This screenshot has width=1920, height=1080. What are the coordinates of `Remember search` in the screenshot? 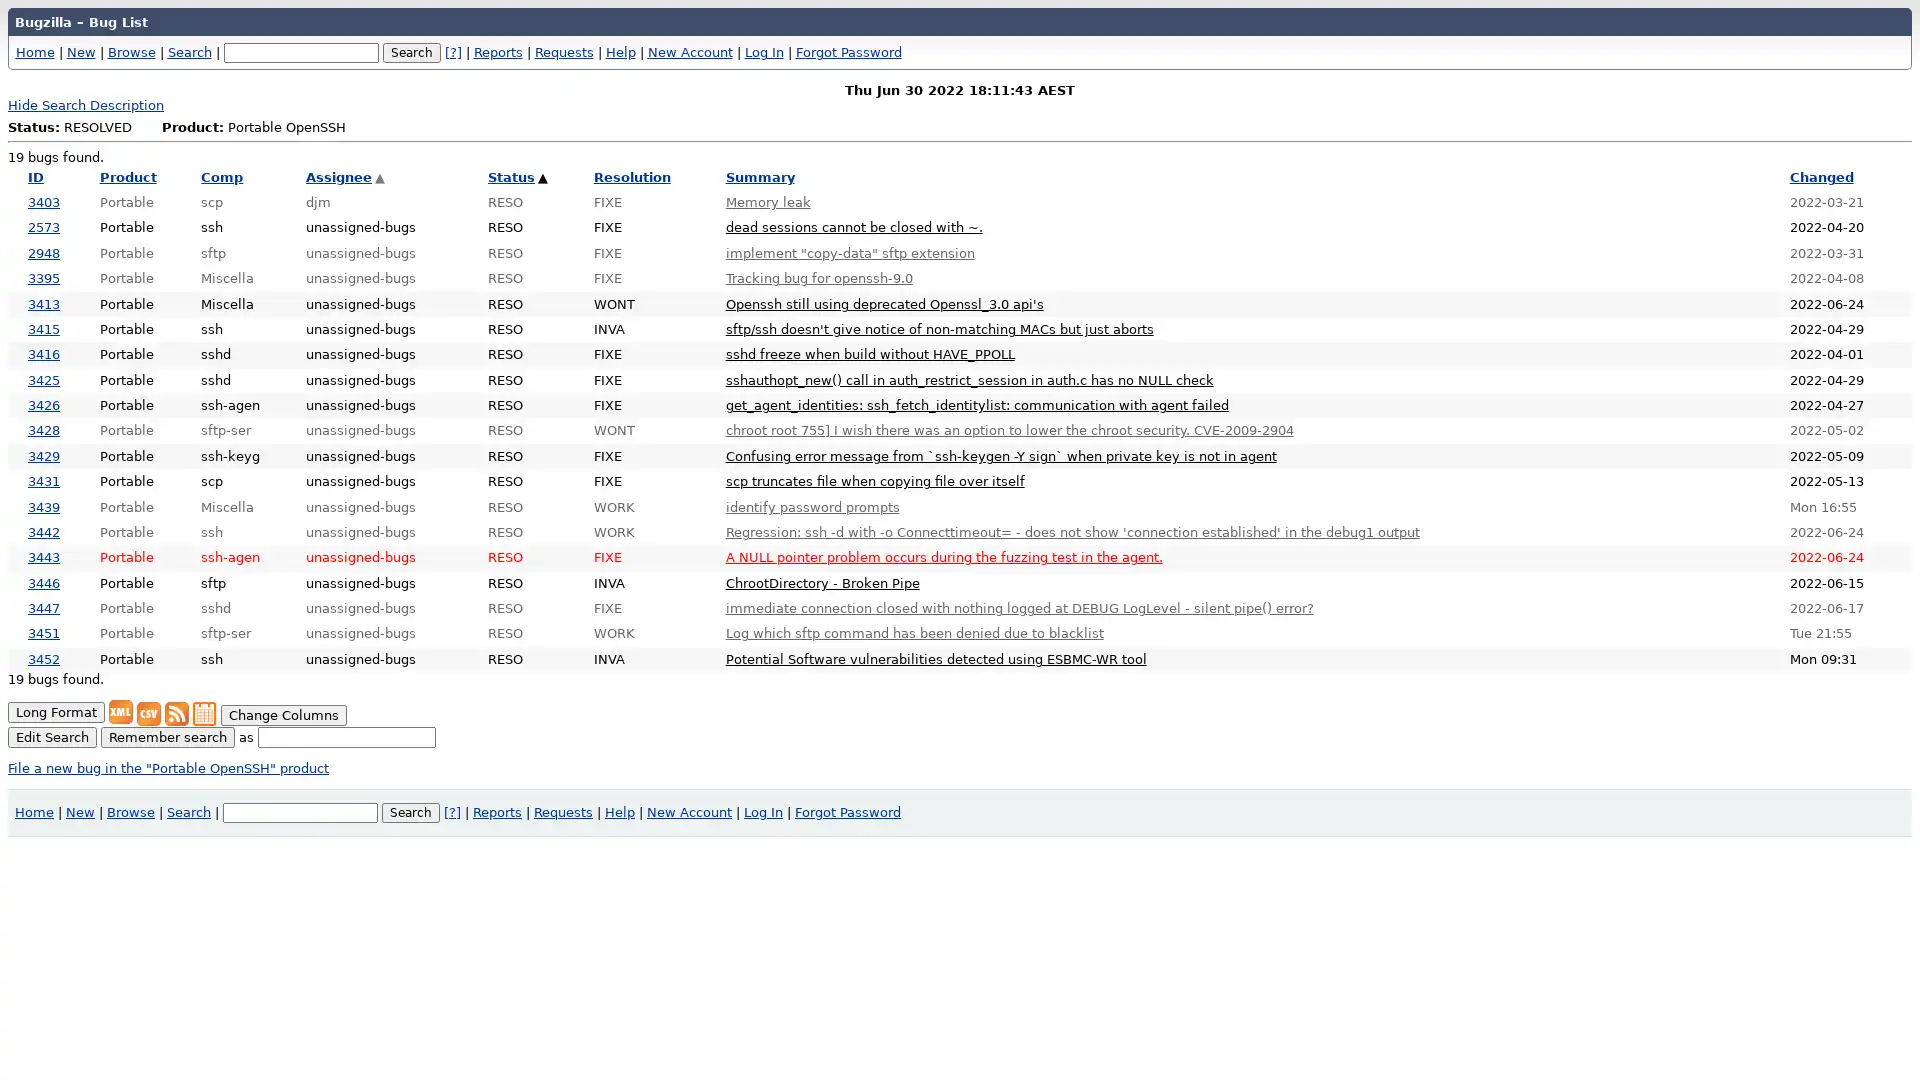 It's located at (168, 737).